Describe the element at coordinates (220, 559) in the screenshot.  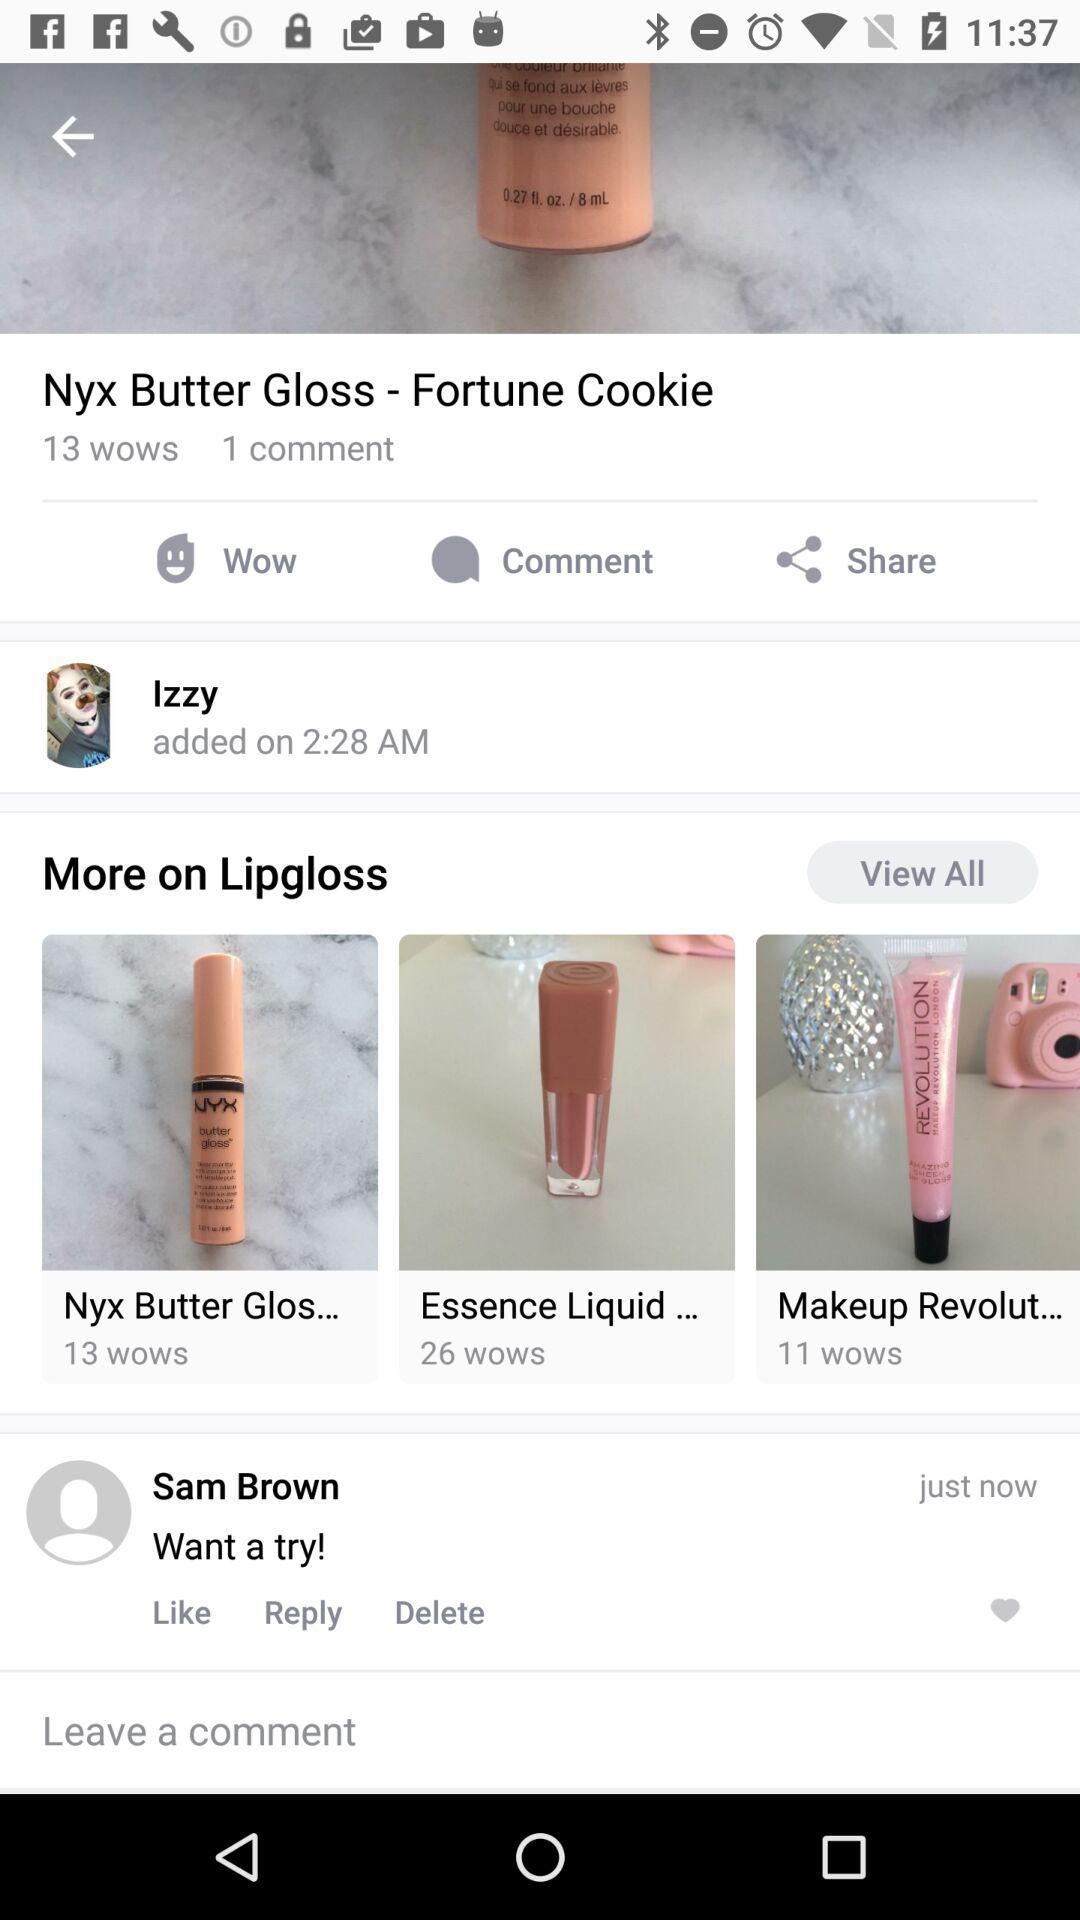
I see `wow item` at that location.